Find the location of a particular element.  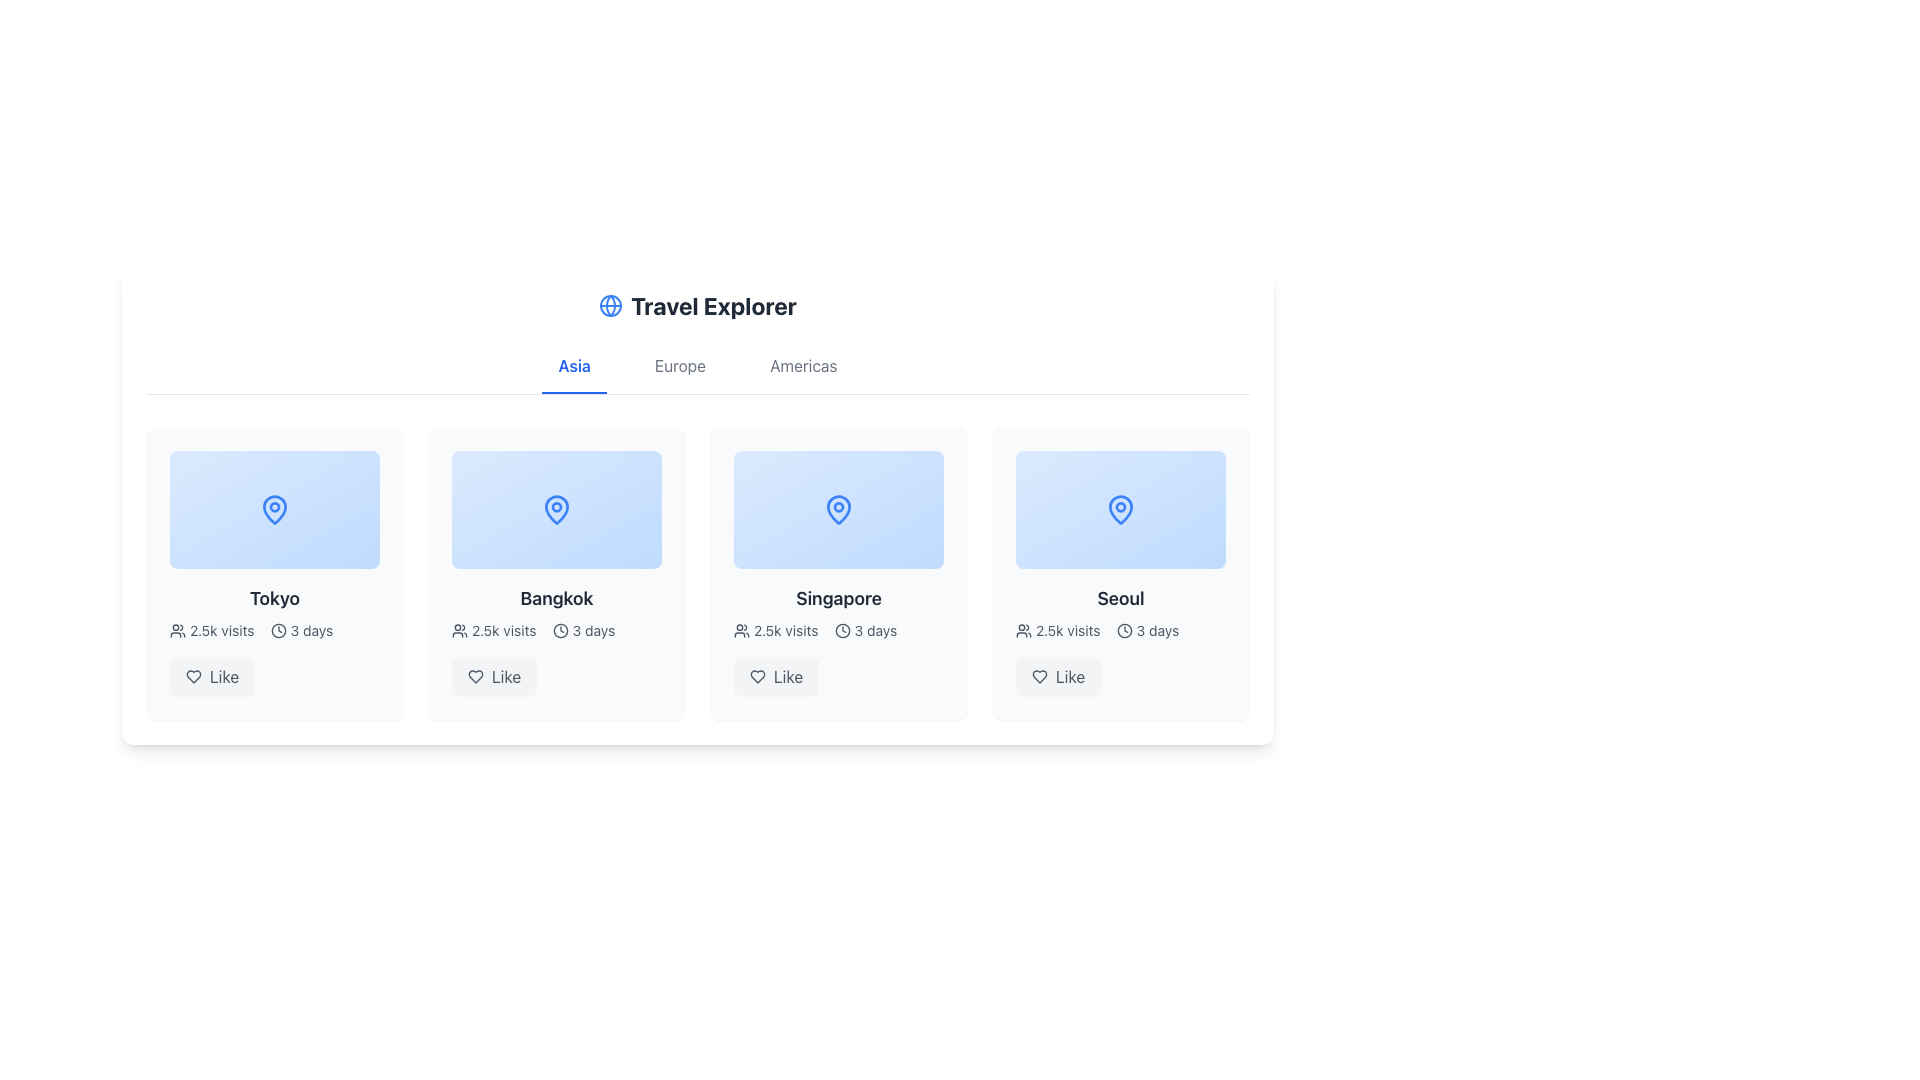

the static text label displaying '3 days', located under the title 'Tokyo', right of the clock icon is located at coordinates (311, 631).